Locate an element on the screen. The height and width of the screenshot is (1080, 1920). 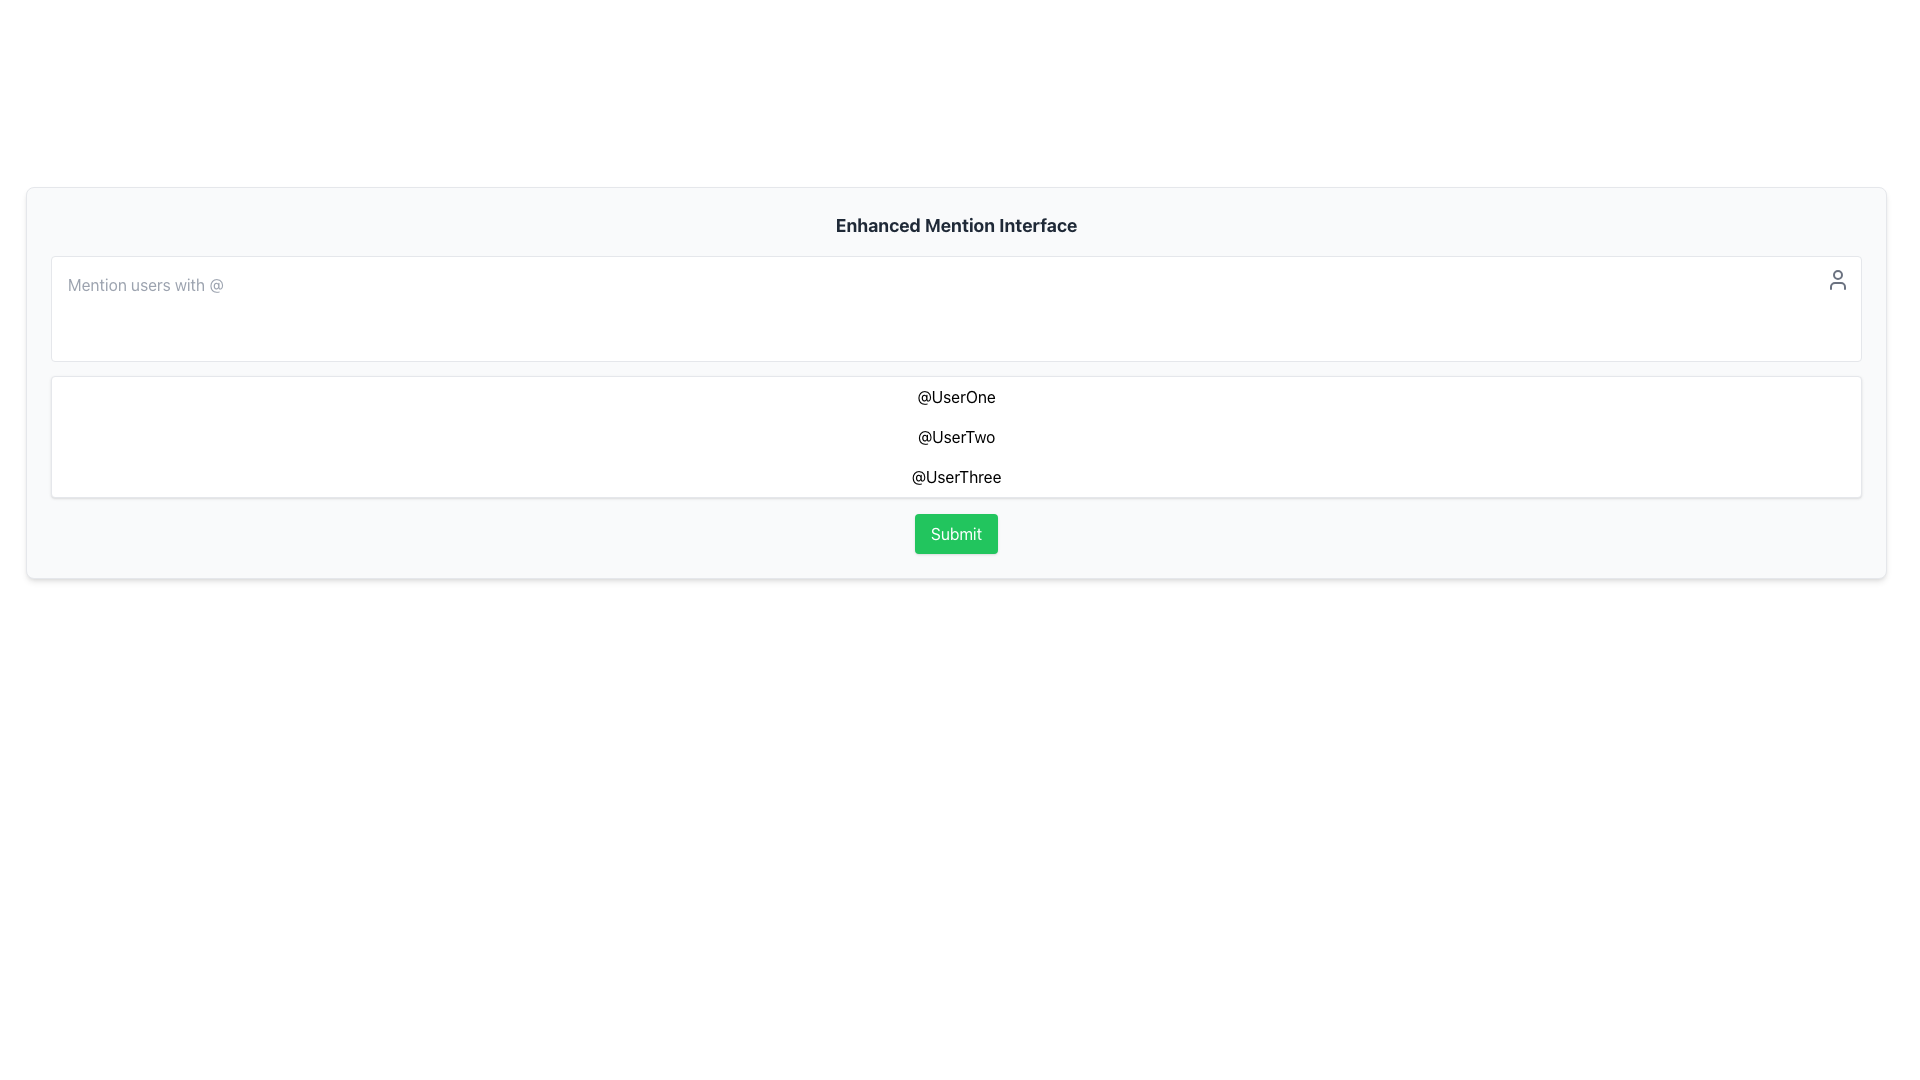
the second list item displaying '@UserTwo' to observe its hover effects is located at coordinates (955, 435).